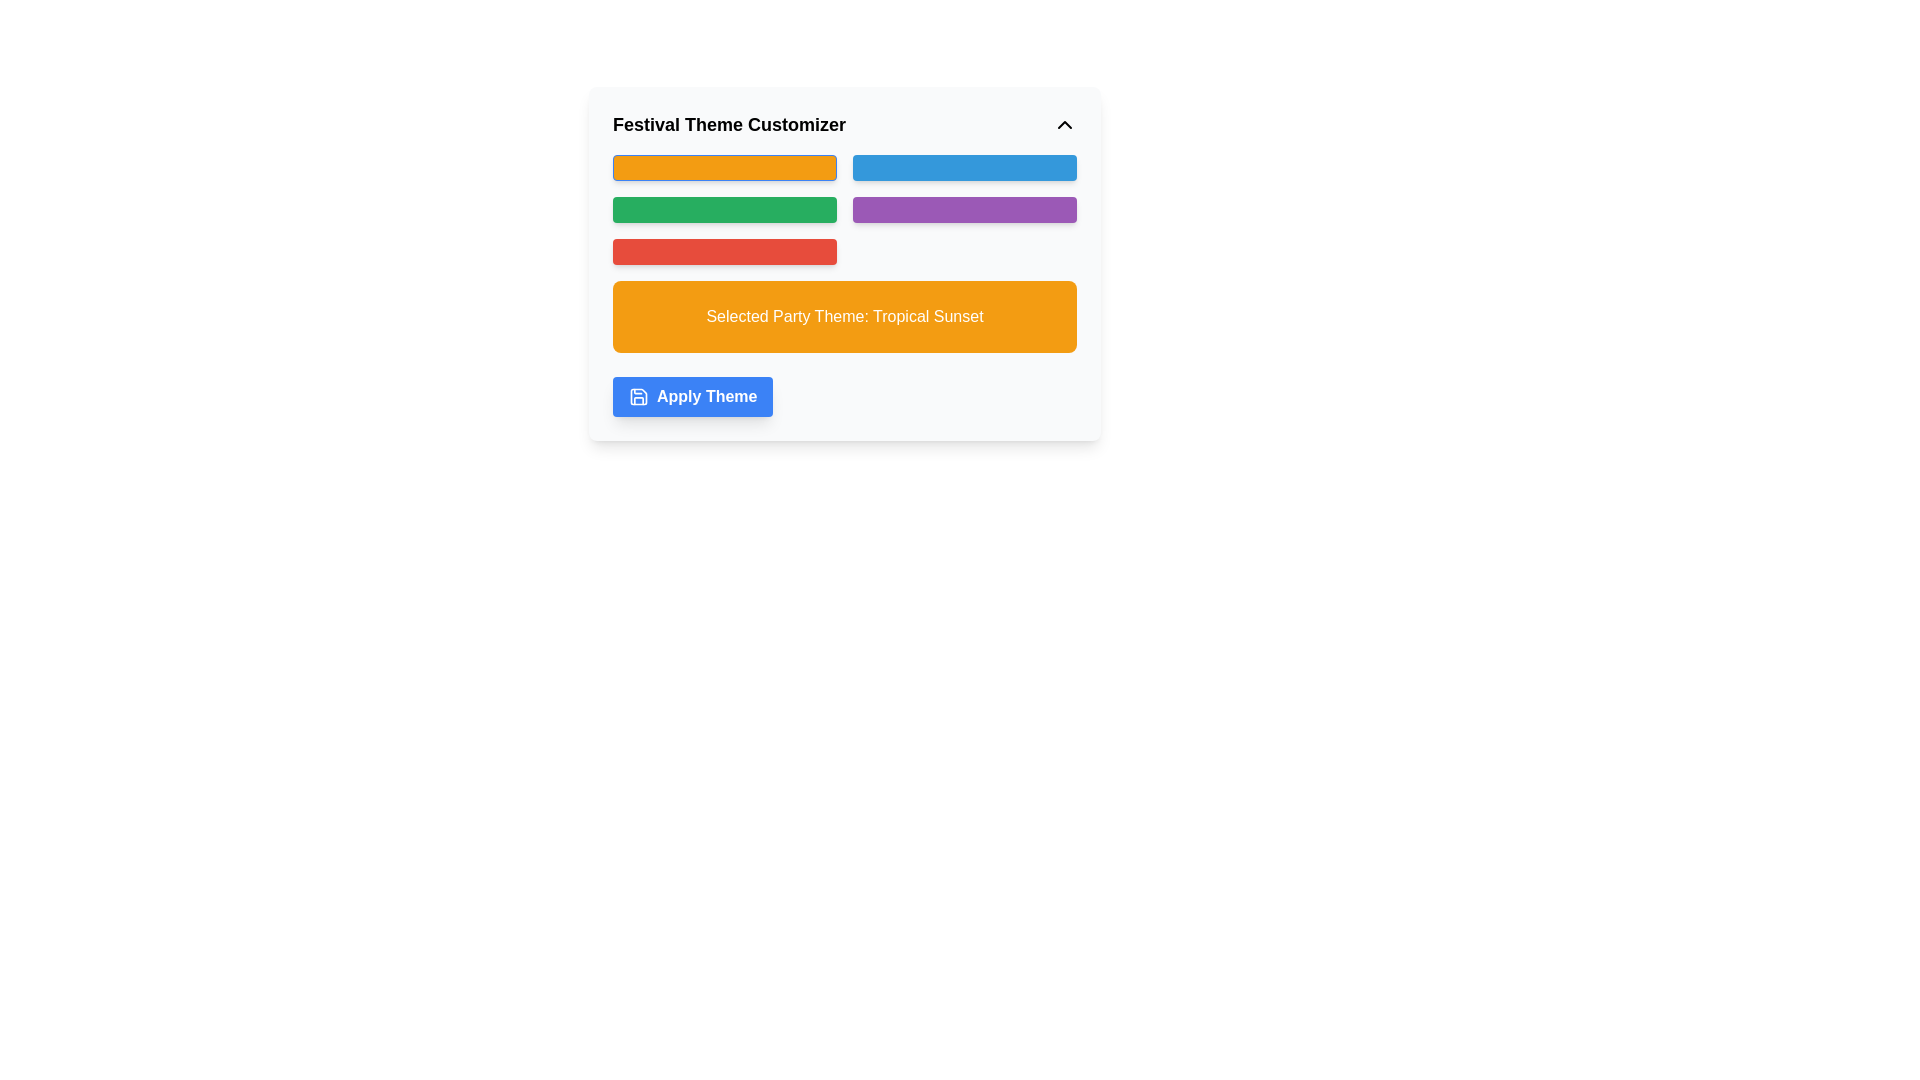  What do you see at coordinates (1064, 124) in the screenshot?
I see `the Icon button located at the top-right corner of the 'Festival Theme Customizer' section` at bounding box center [1064, 124].